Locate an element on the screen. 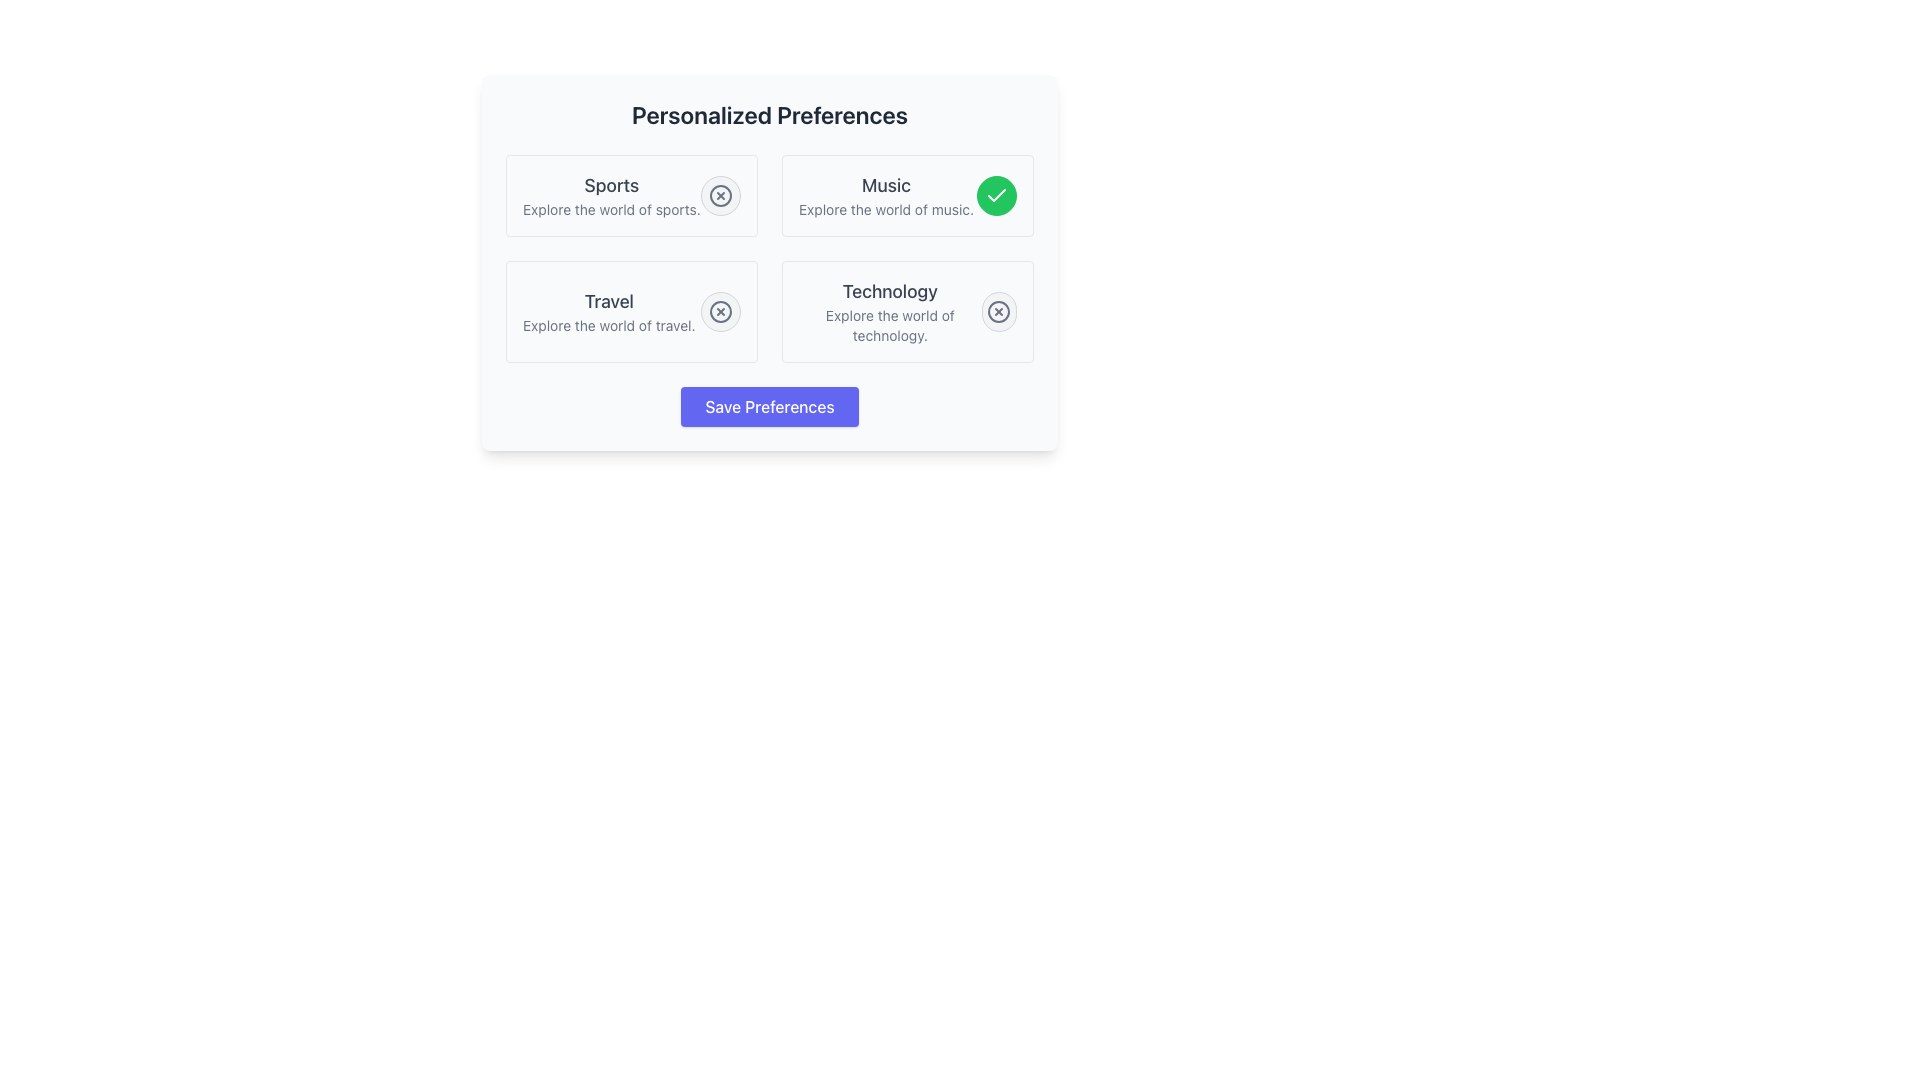  the 'Sports' text block, which features a prominent title in bold gray font and a smaller description below it is located at coordinates (610, 196).